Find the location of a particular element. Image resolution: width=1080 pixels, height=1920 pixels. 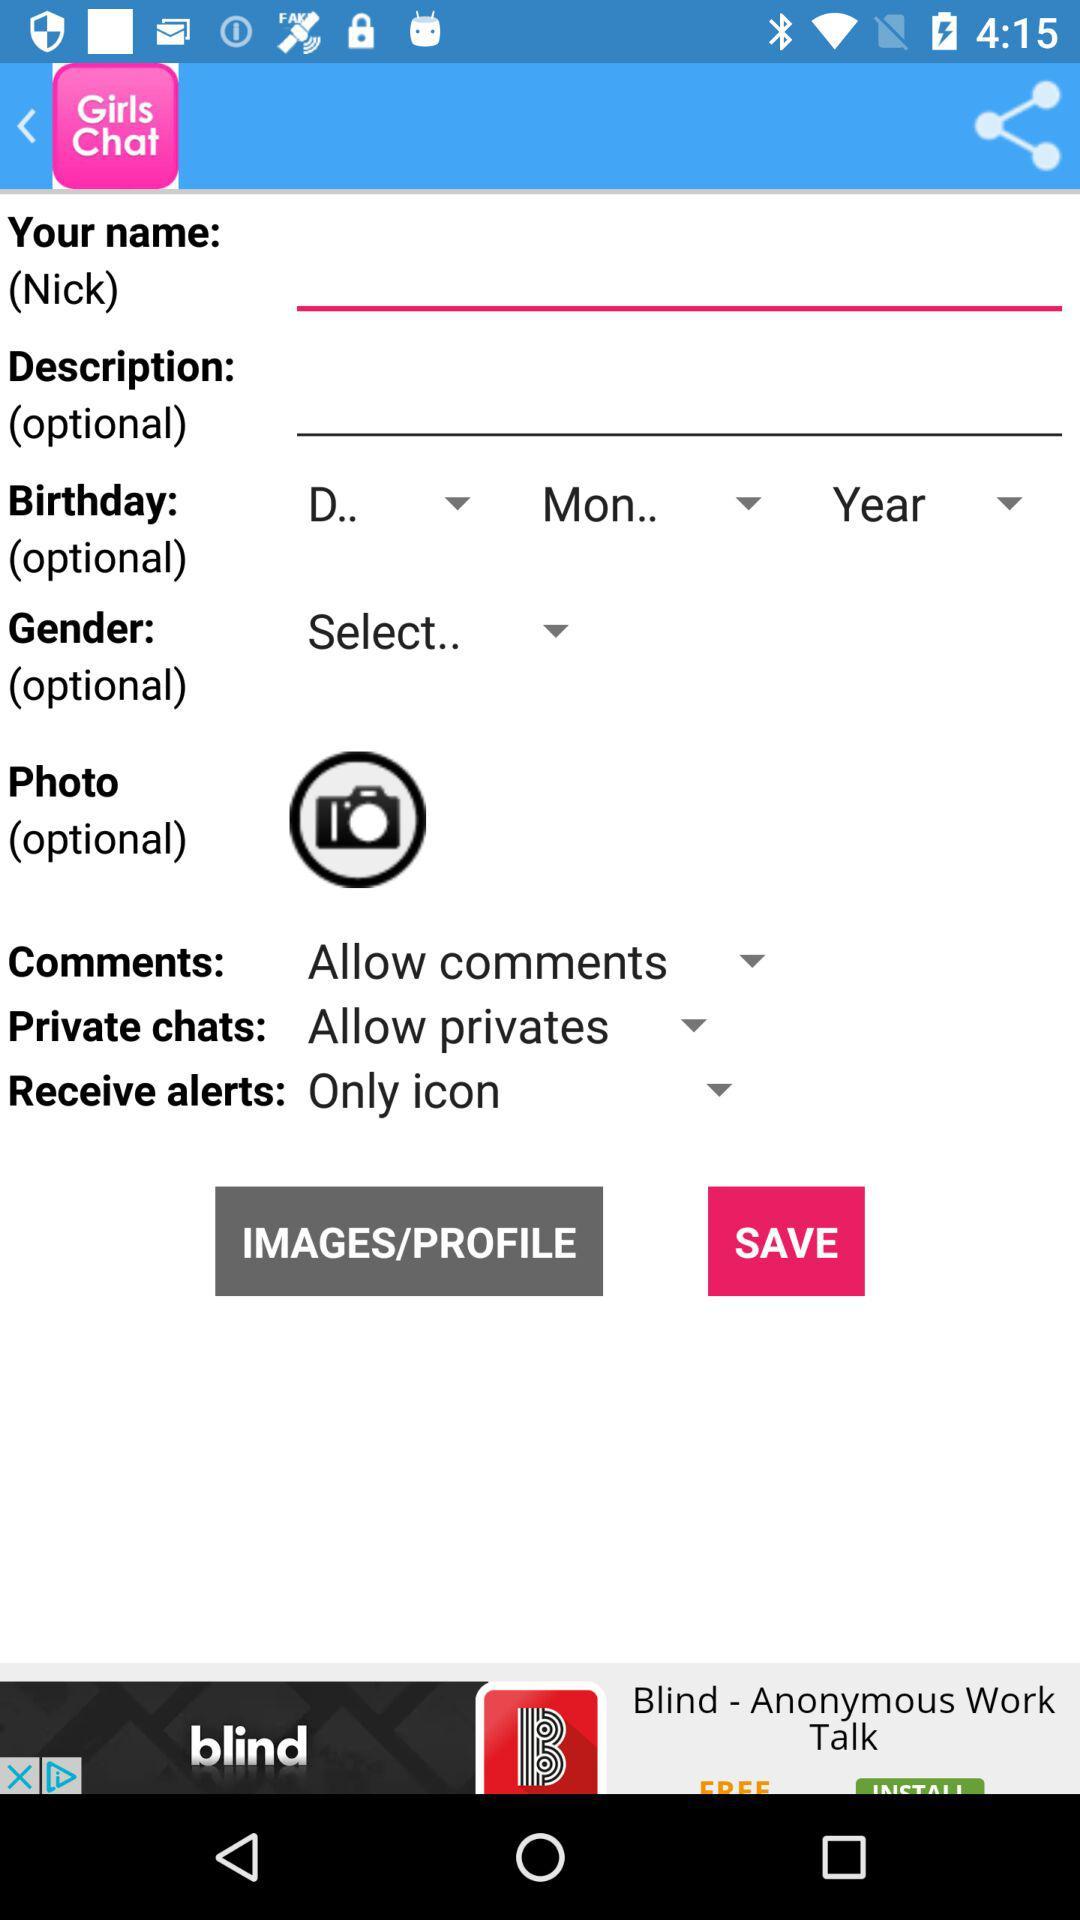

come back is located at coordinates (26, 124).